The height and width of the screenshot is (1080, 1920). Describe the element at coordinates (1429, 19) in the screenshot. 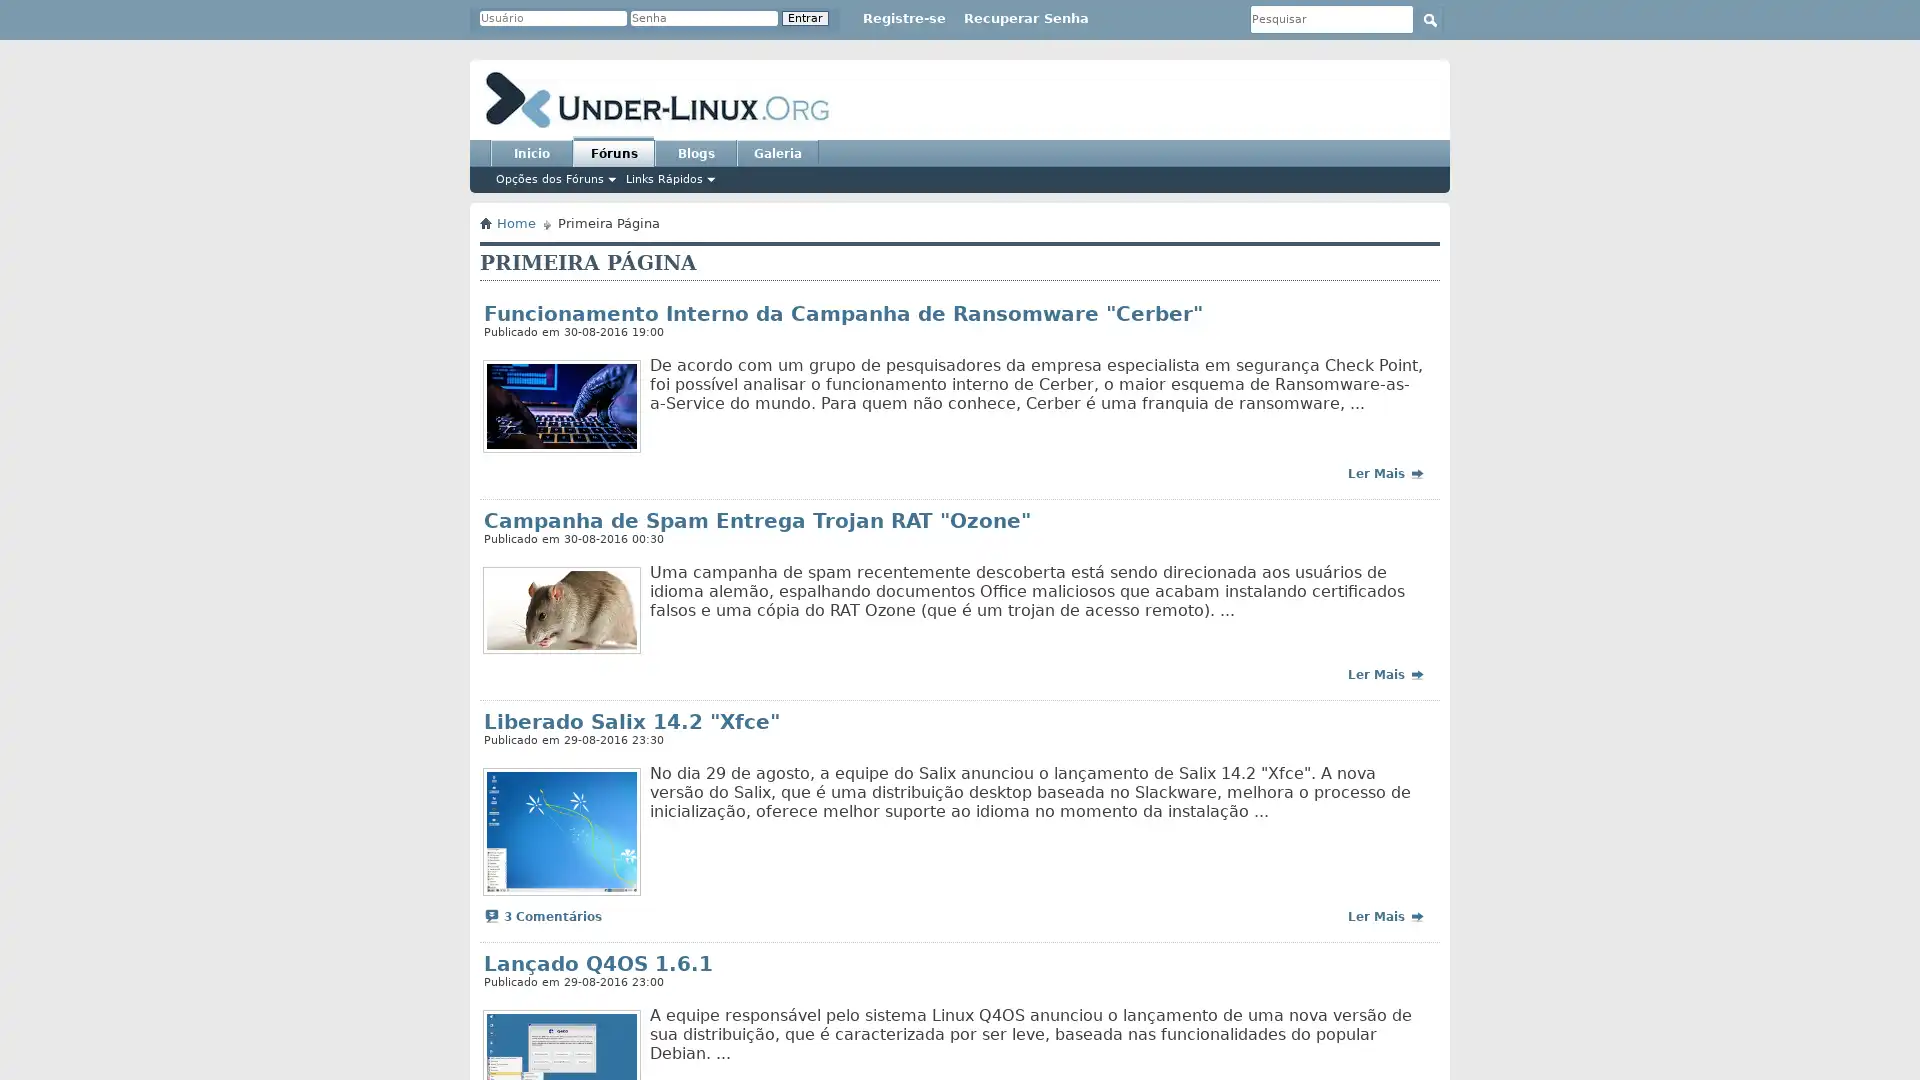

I see `Submit` at that location.